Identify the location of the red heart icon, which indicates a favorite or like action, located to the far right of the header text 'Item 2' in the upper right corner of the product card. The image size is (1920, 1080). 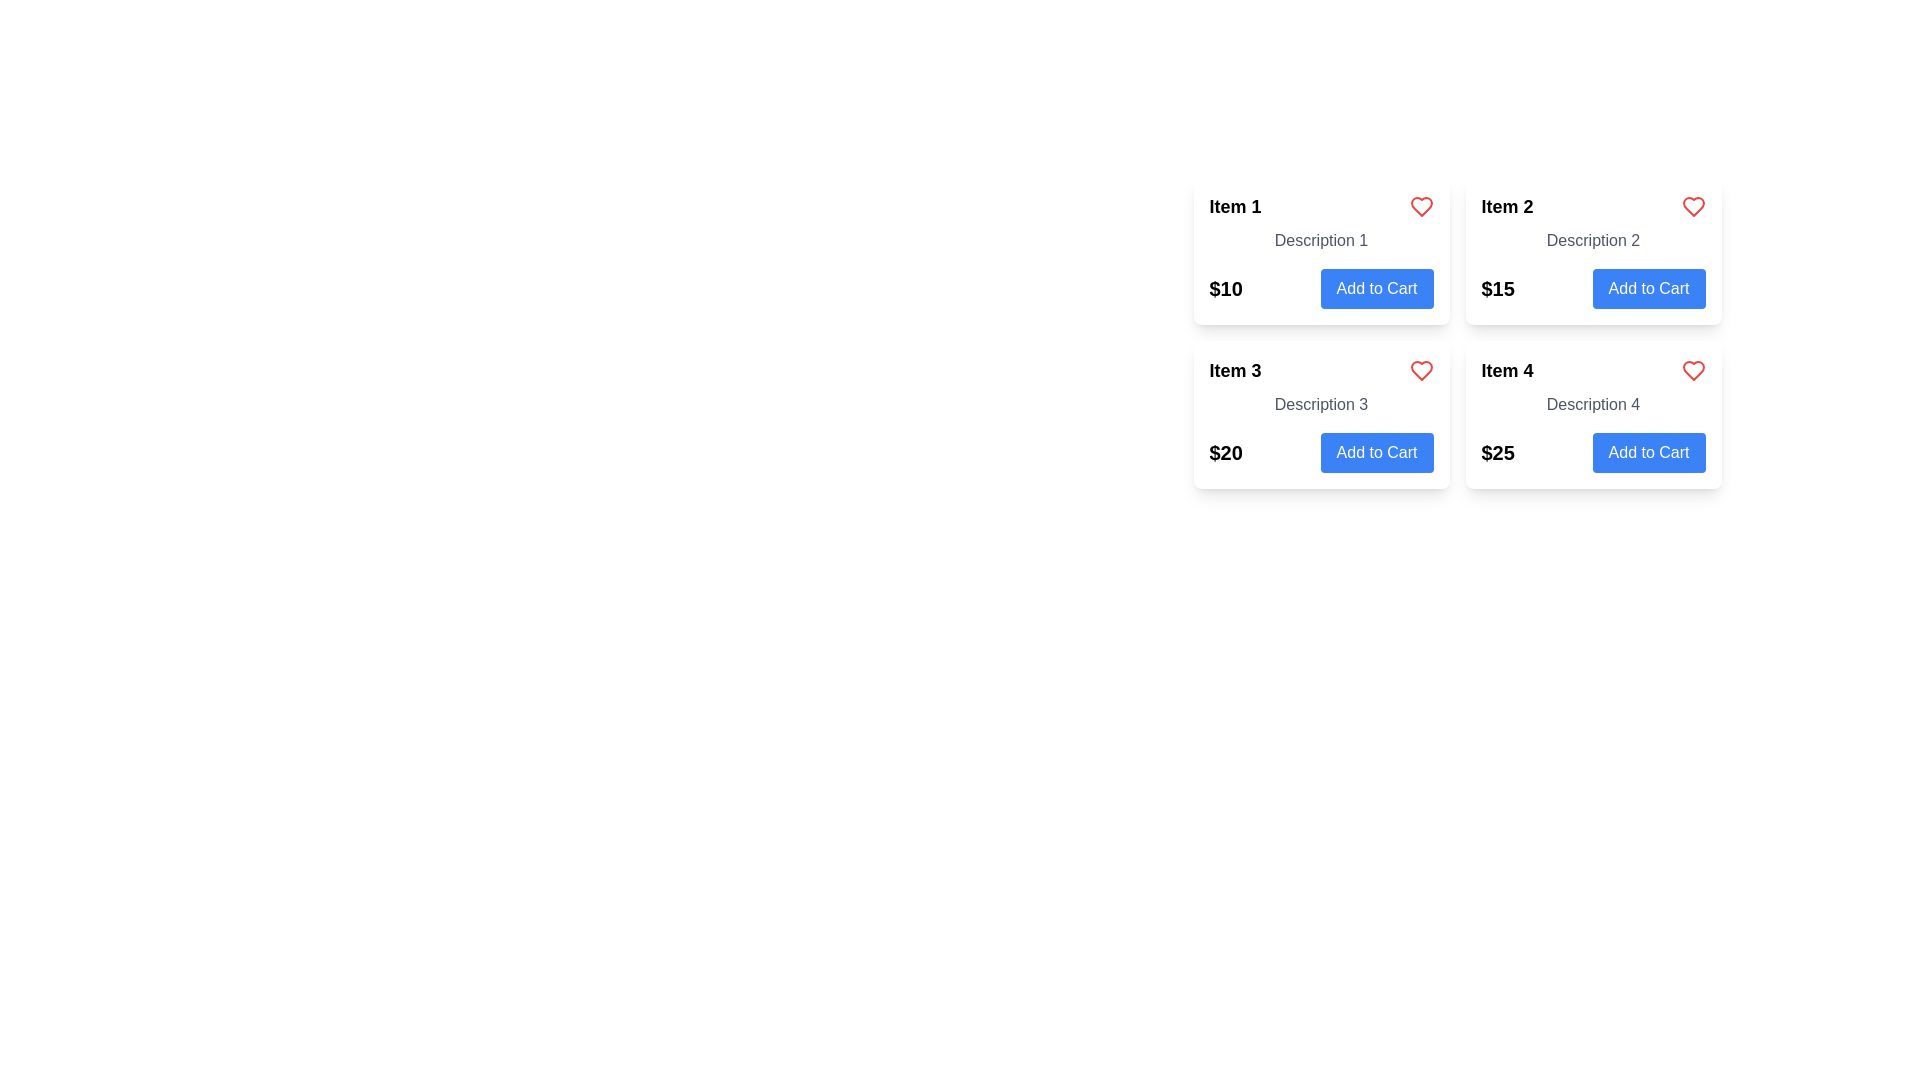
(1692, 207).